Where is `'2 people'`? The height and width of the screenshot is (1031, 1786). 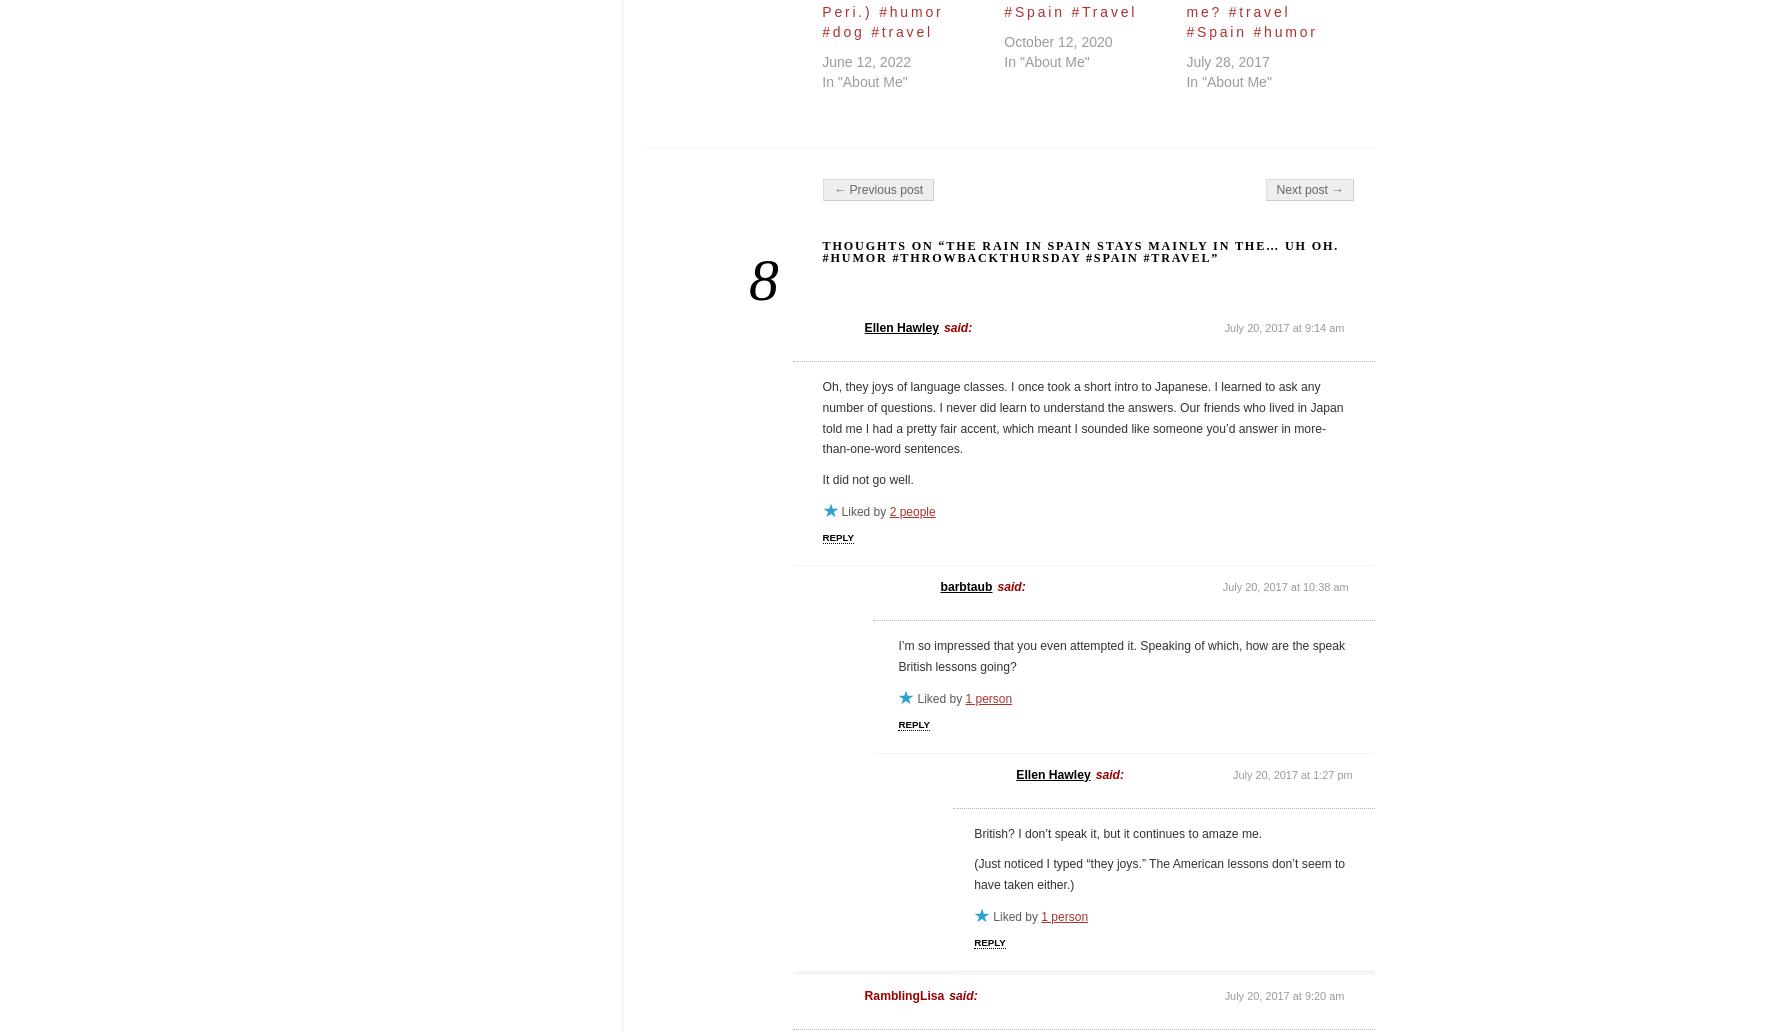 '2 people' is located at coordinates (911, 510).